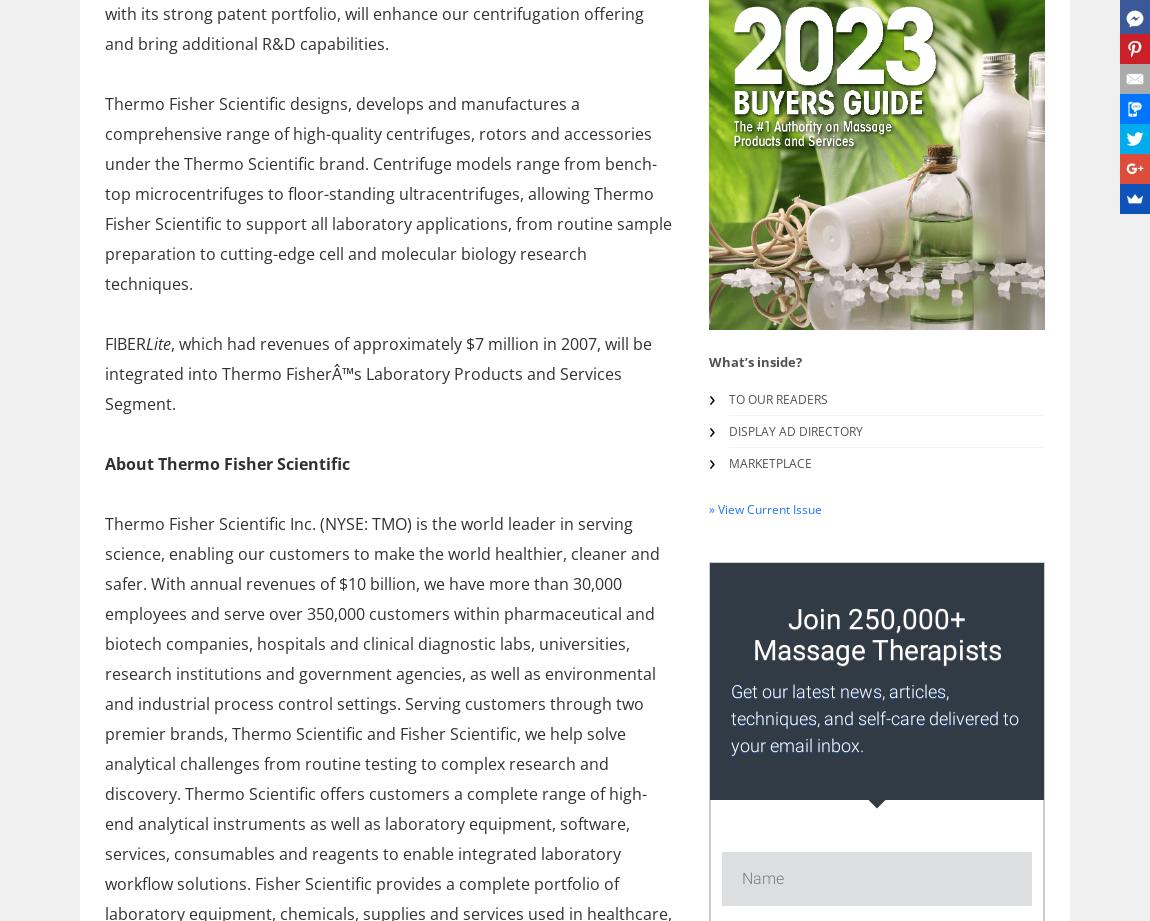 The height and width of the screenshot is (921, 1150). Describe the element at coordinates (777, 399) in the screenshot. I see `'To Our Readers'` at that location.